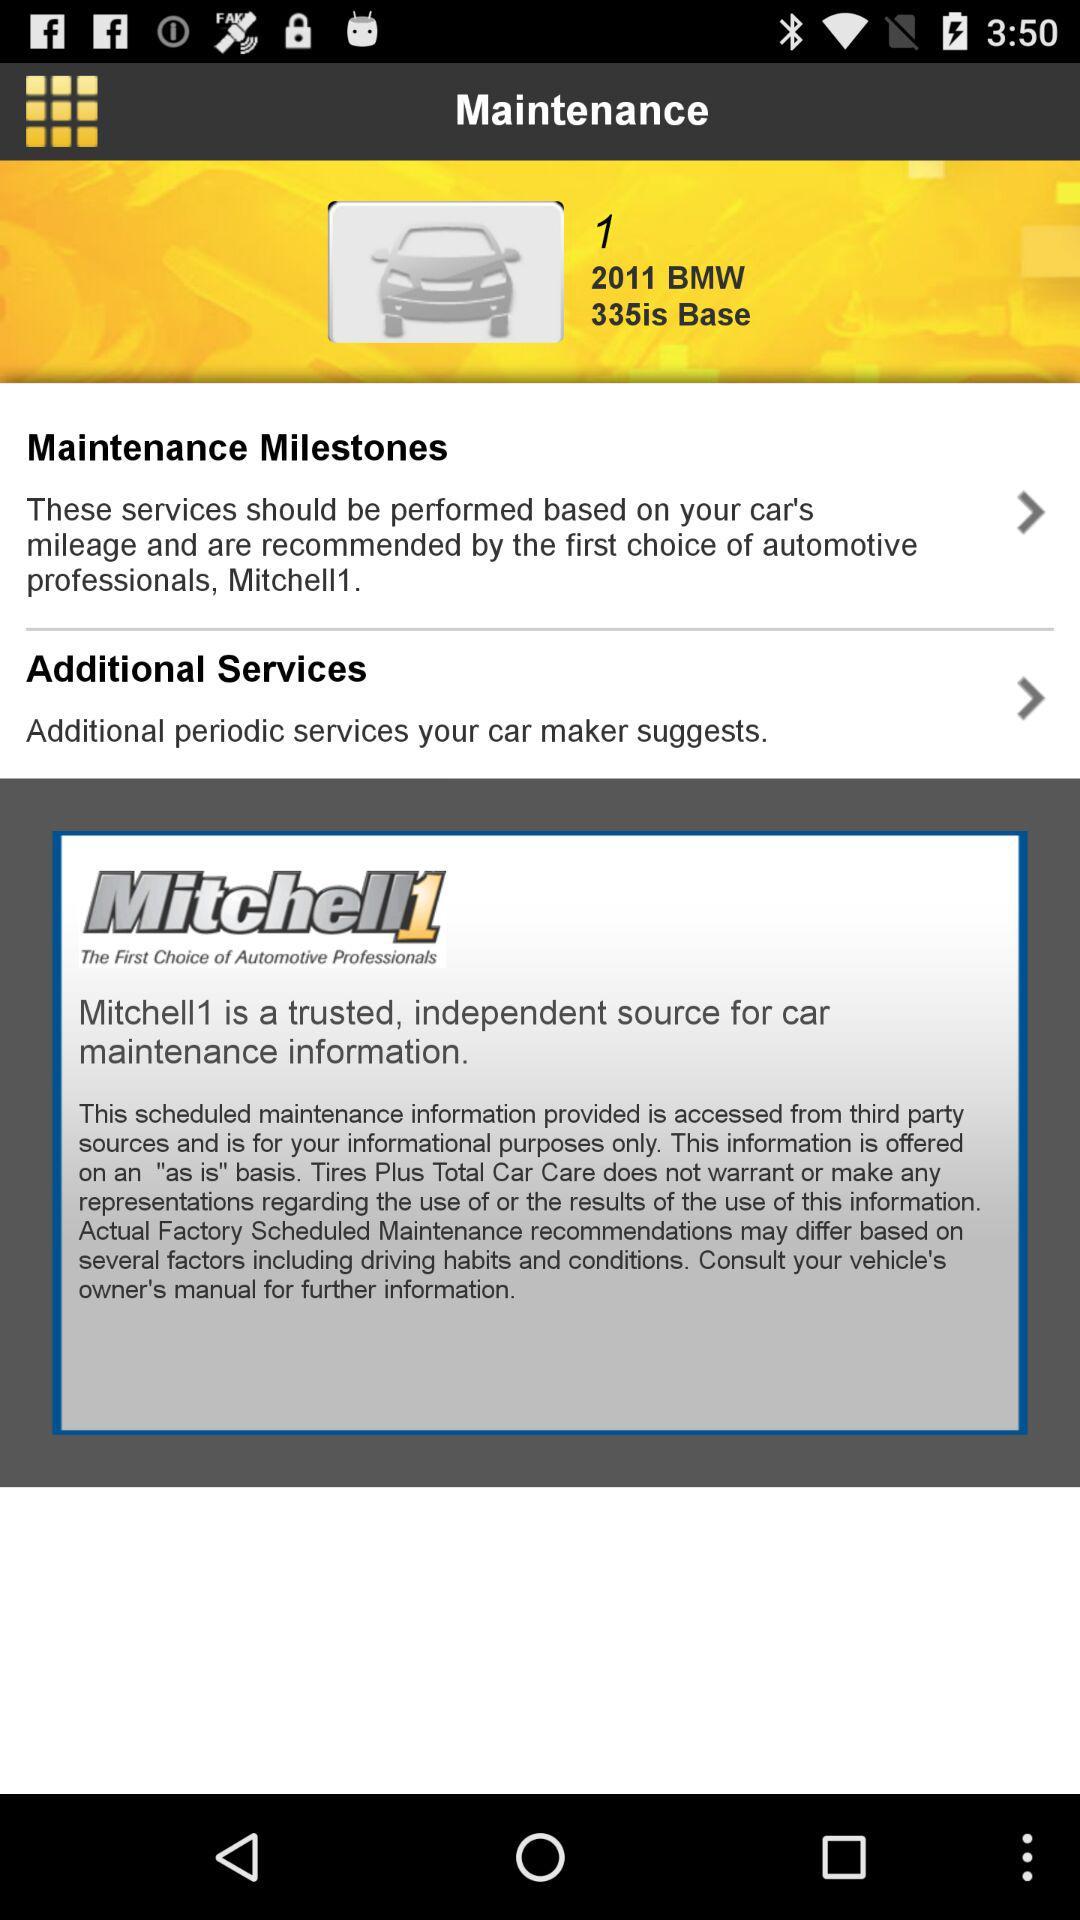 The image size is (1080, 1920). What do you see at coordinates (503, 544) in the screenshot?
I see `the app above the additional services icon` at bounding box center [503, 544].